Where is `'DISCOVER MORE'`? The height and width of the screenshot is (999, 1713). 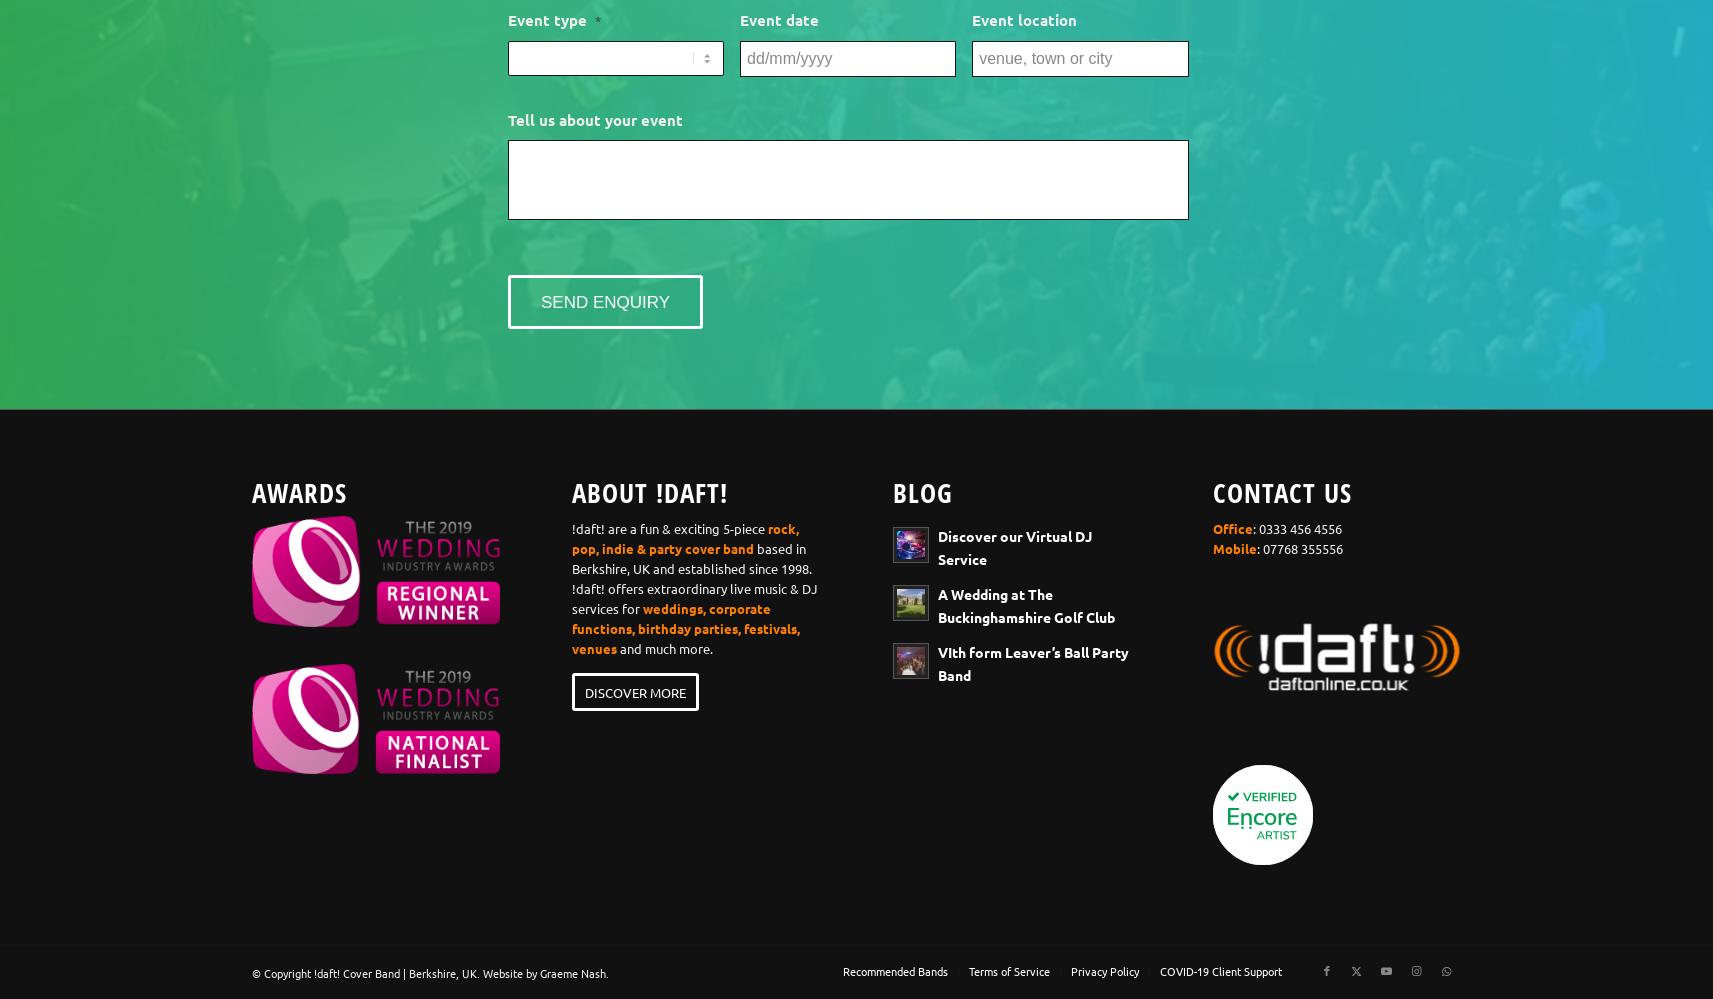
'DISCOVER MORE' is located at coordinates (635, 692).